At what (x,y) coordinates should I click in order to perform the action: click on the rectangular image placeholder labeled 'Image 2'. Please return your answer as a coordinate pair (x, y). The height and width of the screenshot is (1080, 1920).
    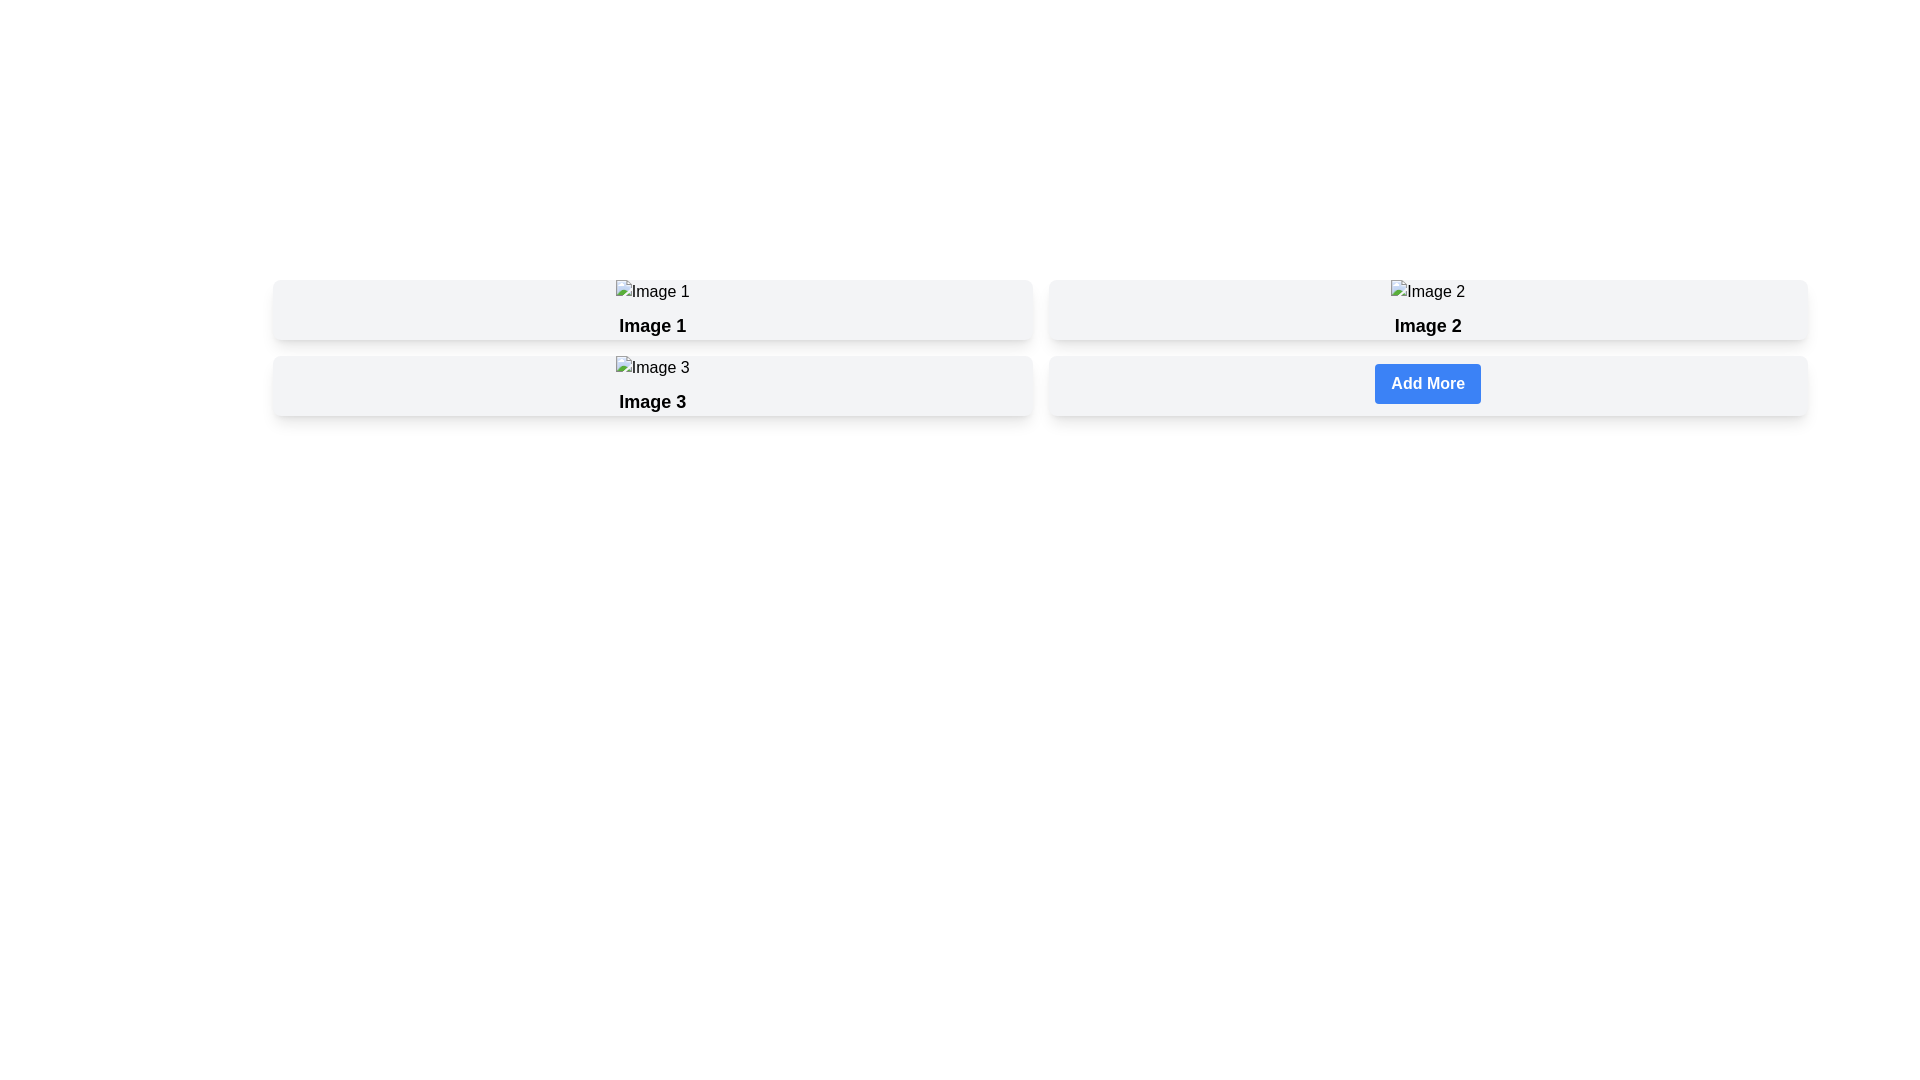
    Looking at the image, I should click on (1427, 292).